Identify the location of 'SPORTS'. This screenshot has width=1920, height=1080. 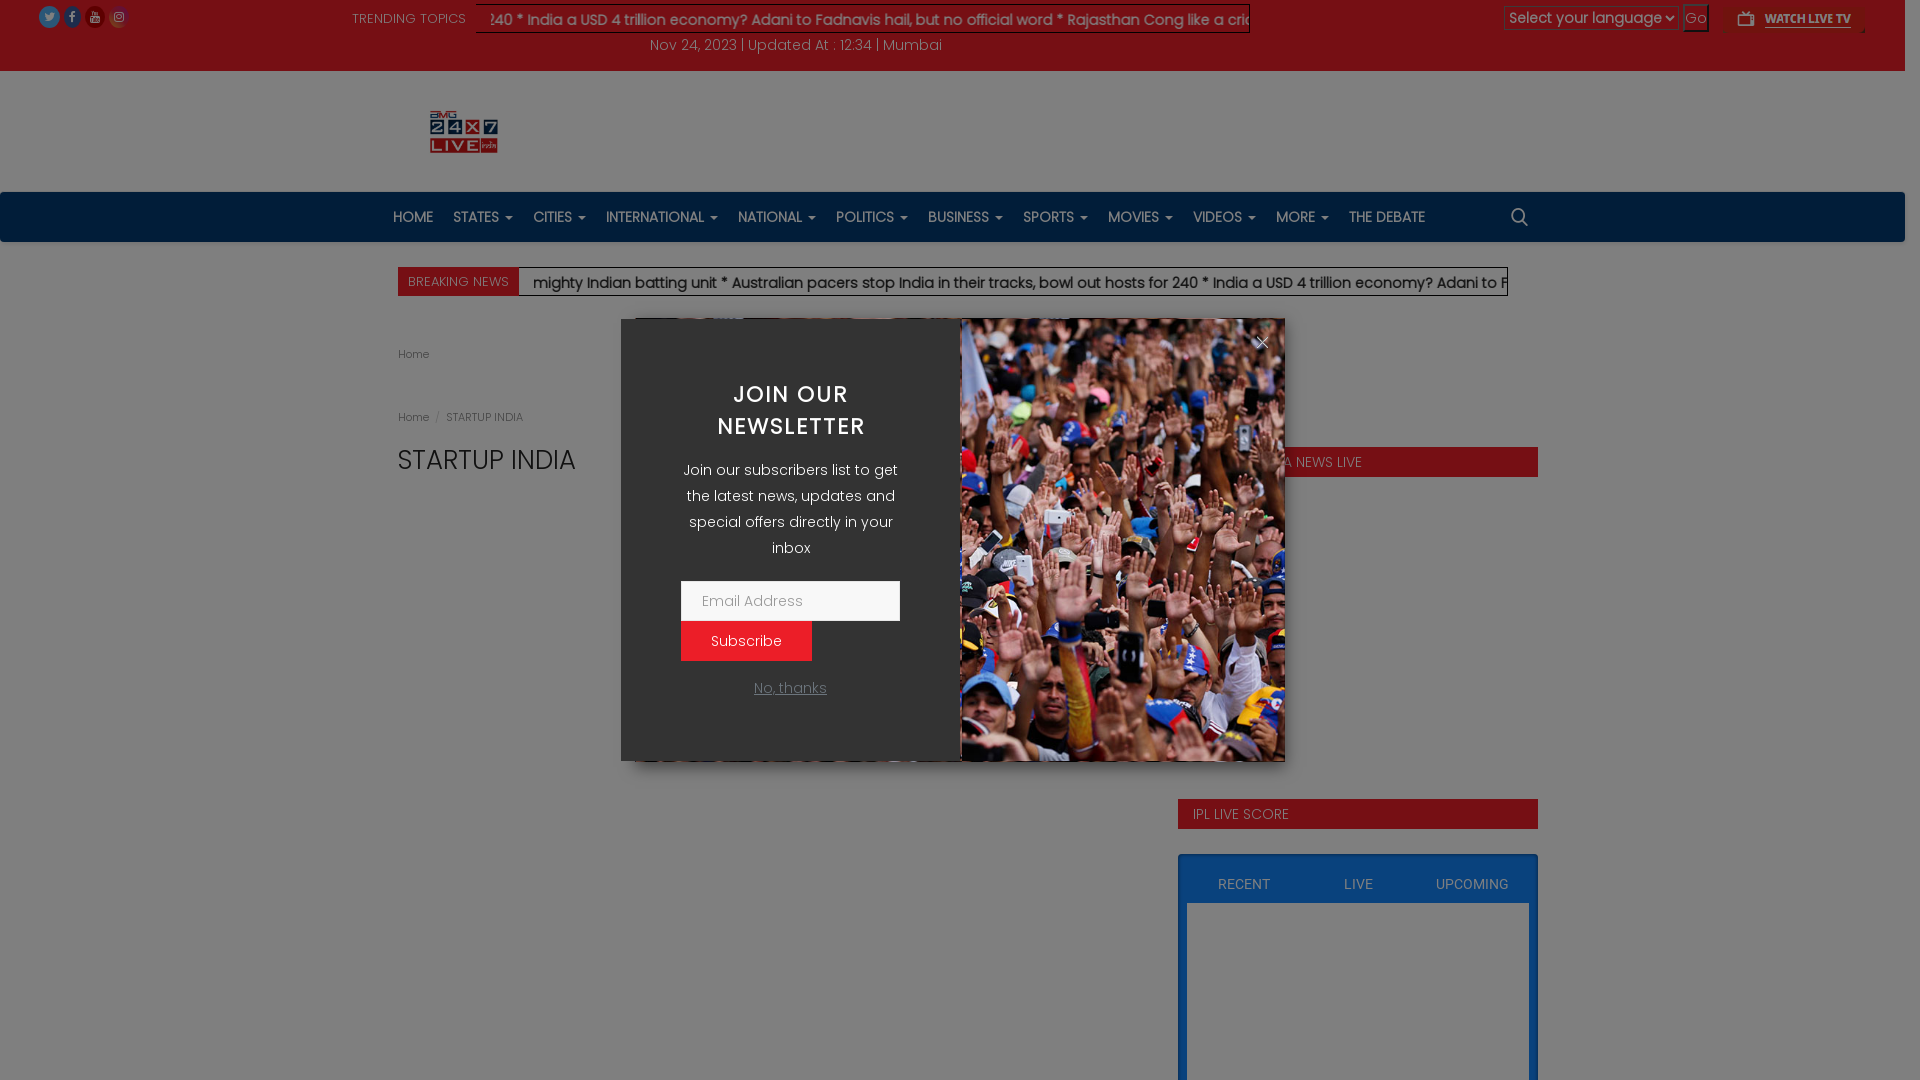
(1053, 216).